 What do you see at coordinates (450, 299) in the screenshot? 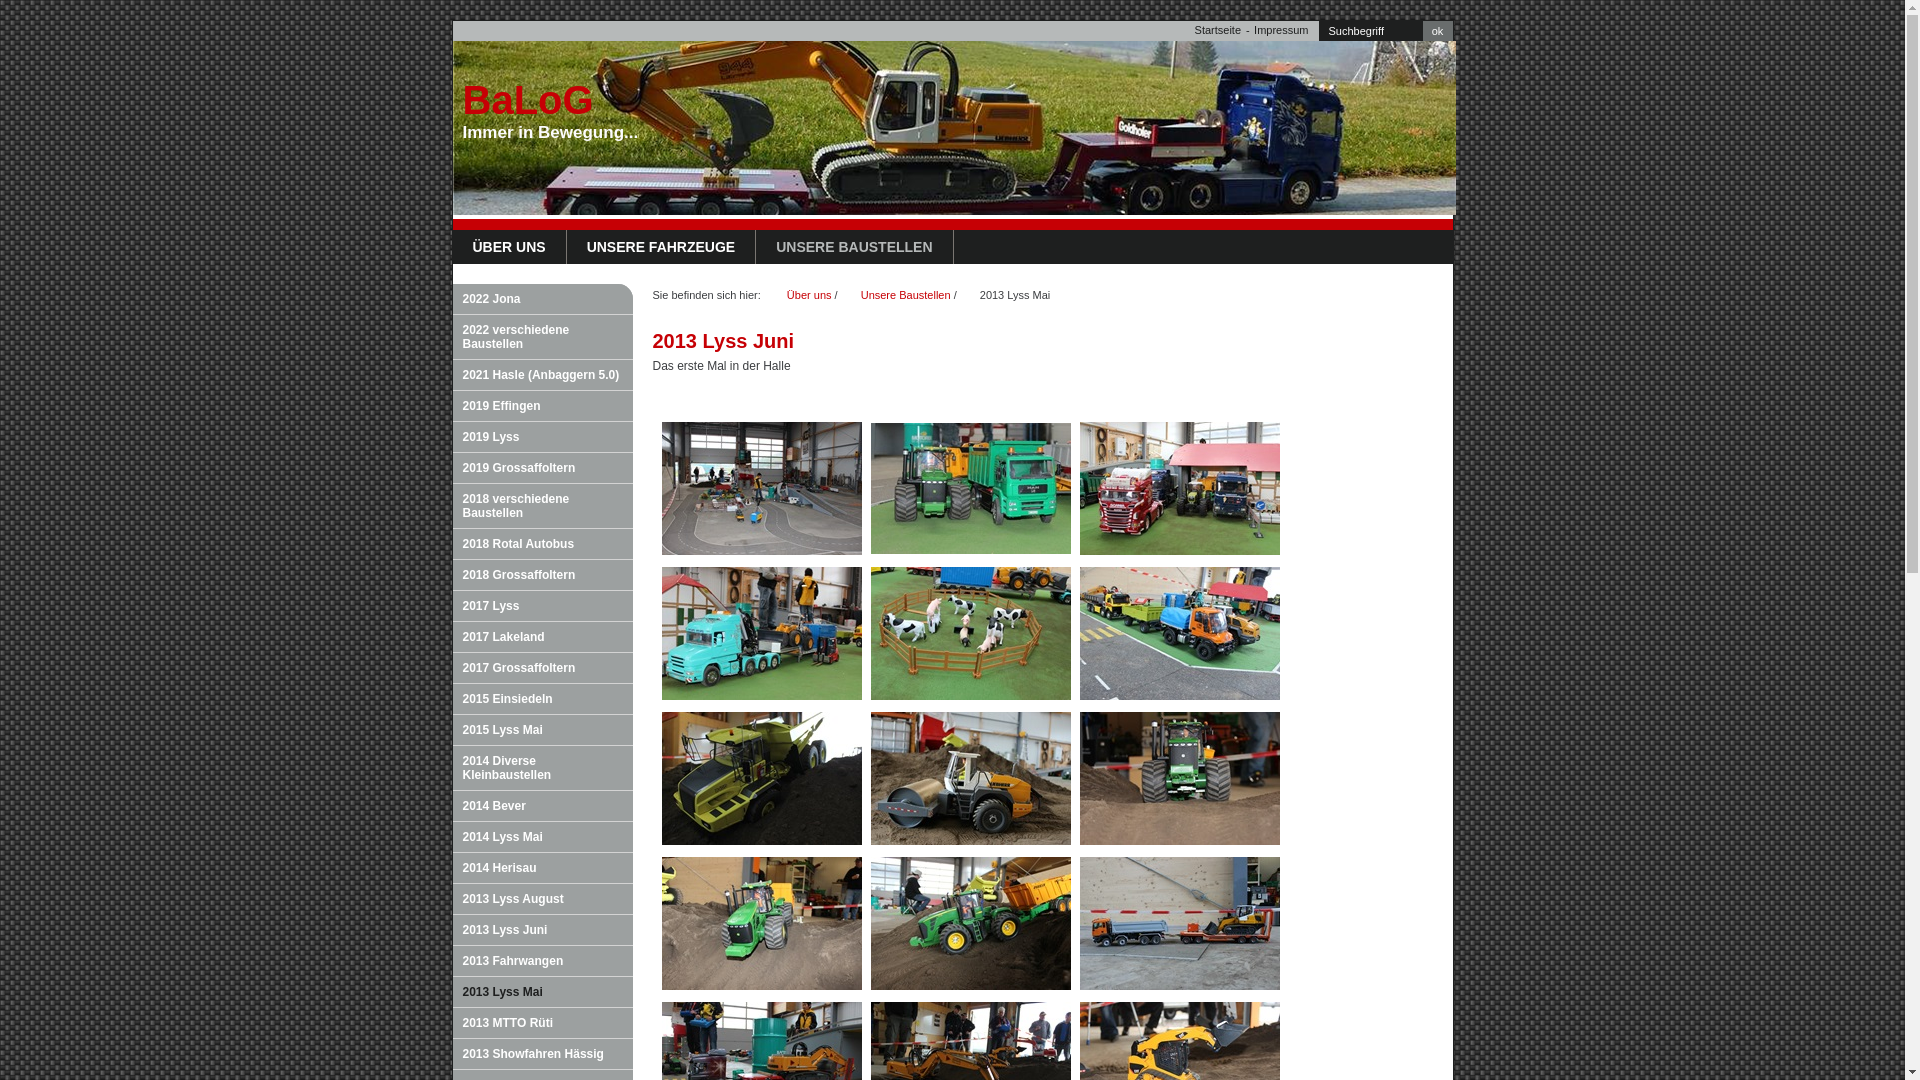
I see `'2022 Jona'` at bounding box center [450, 299].